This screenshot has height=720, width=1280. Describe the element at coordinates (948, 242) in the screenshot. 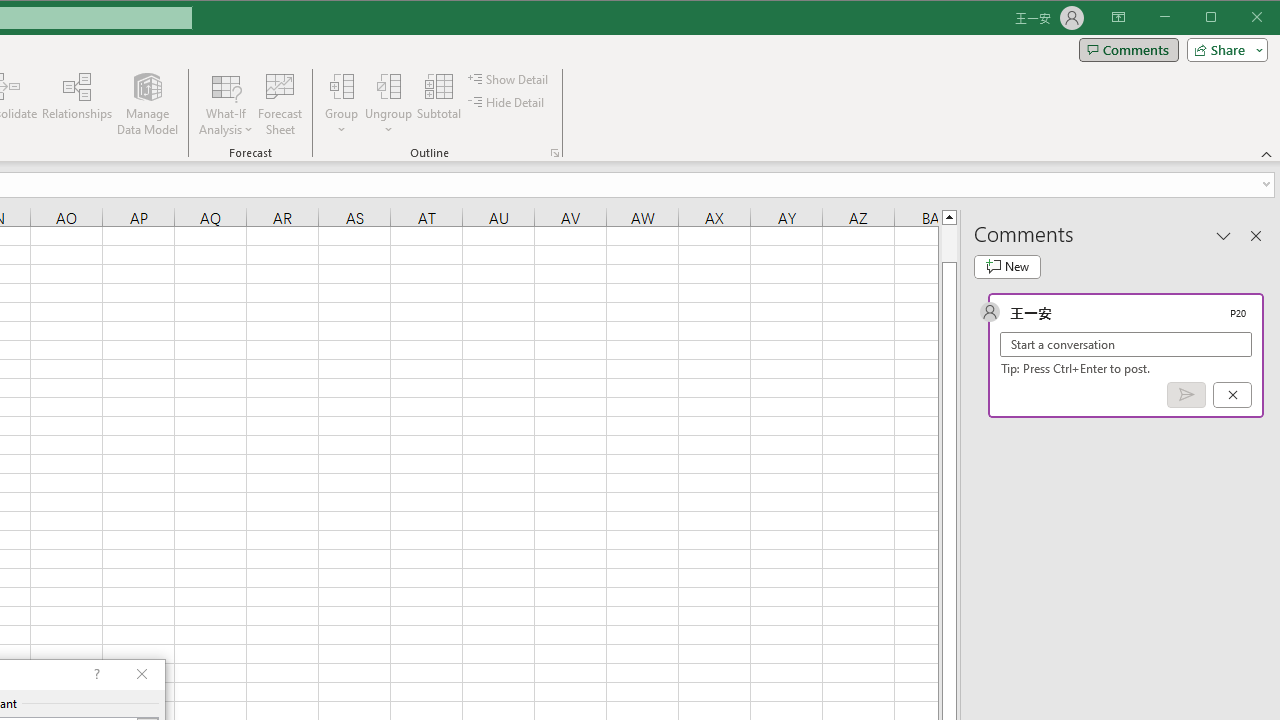

I see `'Page up'` at that location.